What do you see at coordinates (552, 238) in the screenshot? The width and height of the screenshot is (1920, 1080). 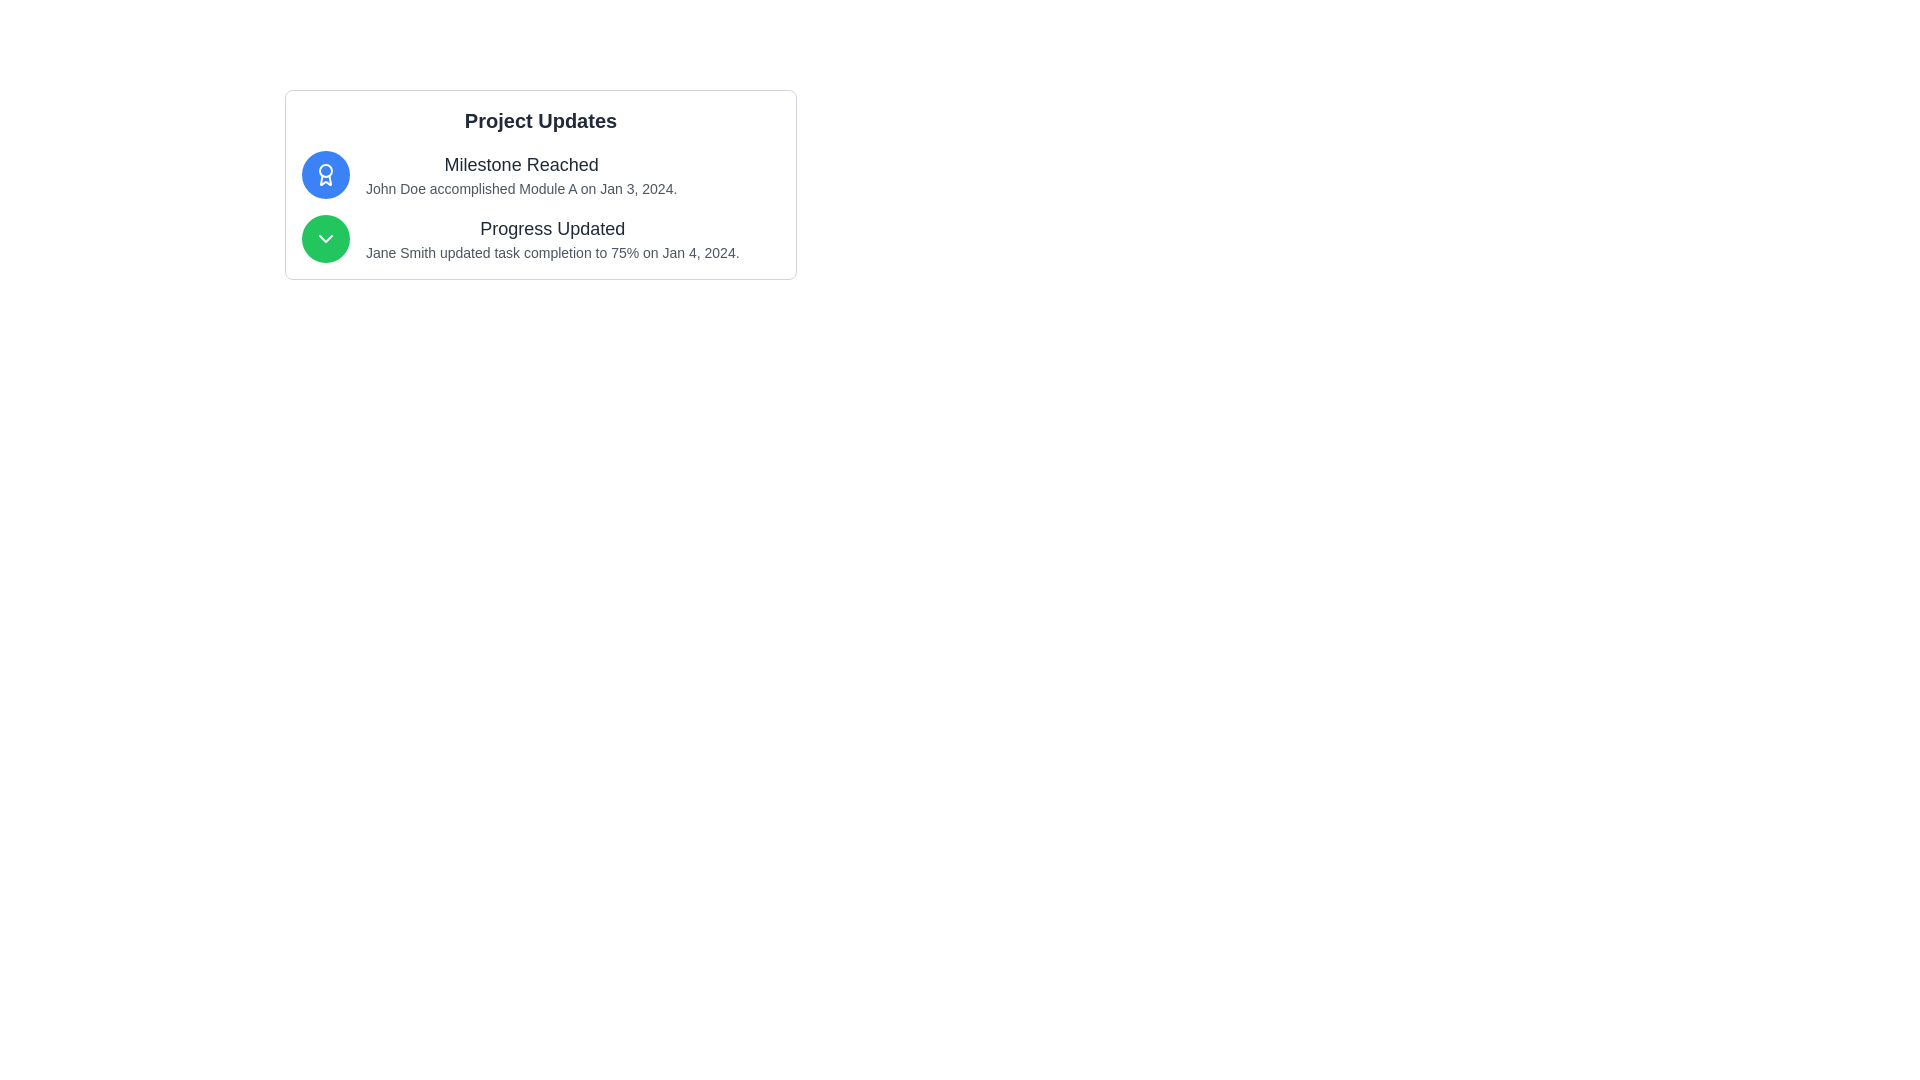 I see `the second update entry in the lower section of the card that informs the user about a recent update regarding task progress` at bounding box center [552, 238].